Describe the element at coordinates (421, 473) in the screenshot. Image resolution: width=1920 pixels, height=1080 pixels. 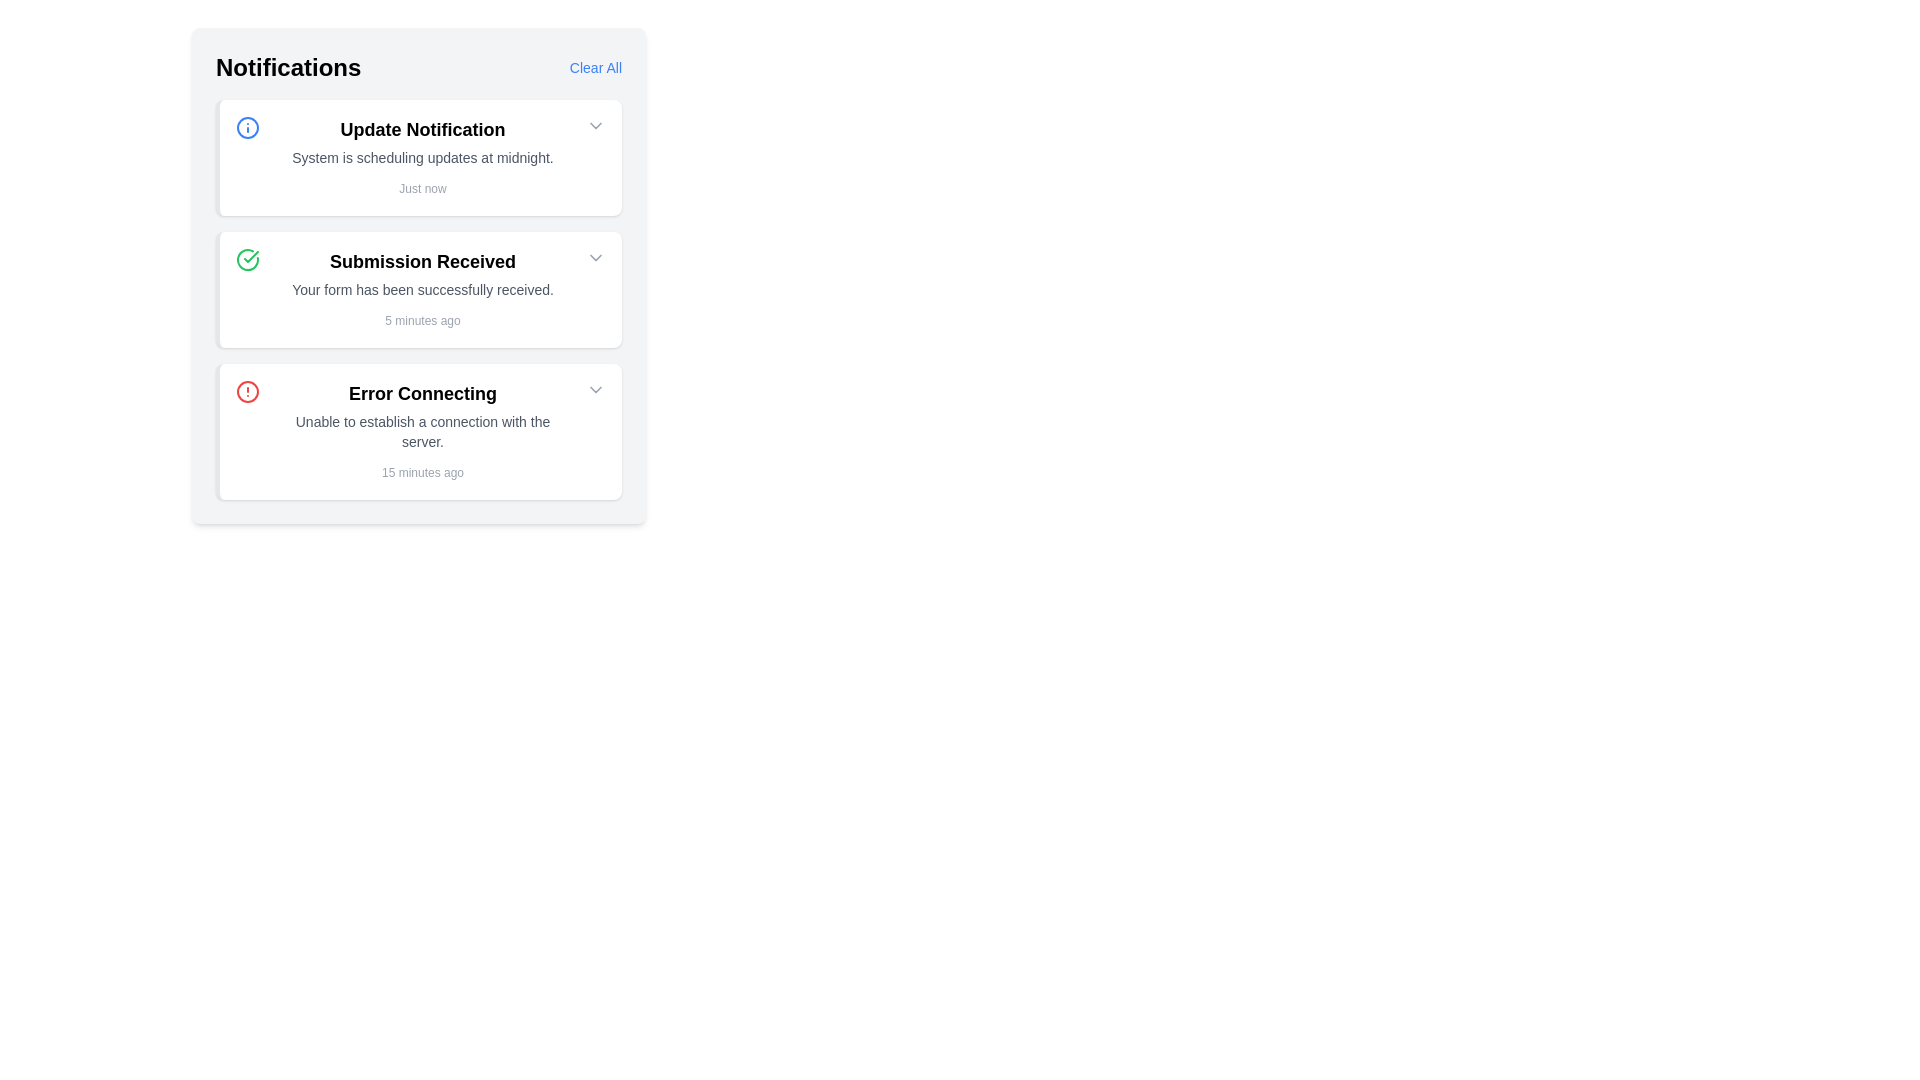
I see `the timestamp text label located at the bottom of the 'Error Connecting' card, which indicates when the error notification occurred` at that location.